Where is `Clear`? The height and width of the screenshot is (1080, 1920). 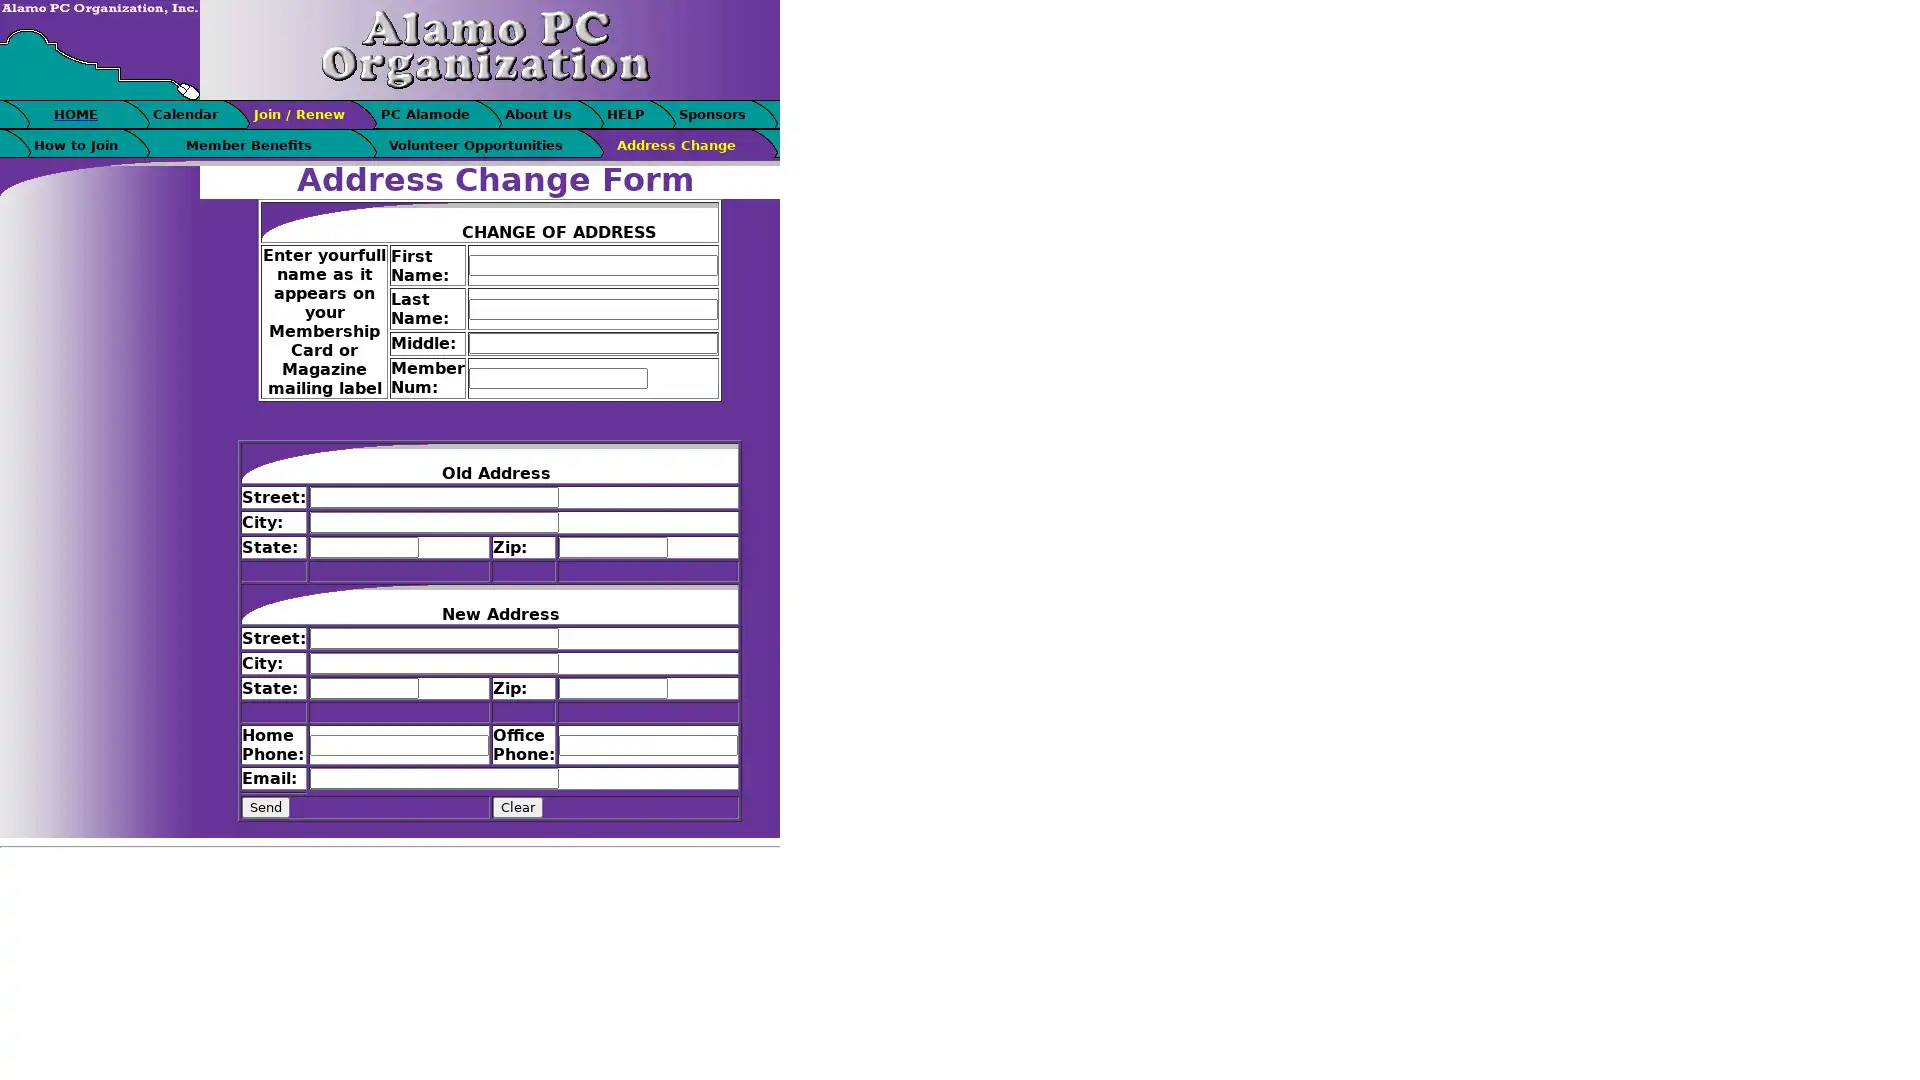
Clear is located at coordinates (518, 806).